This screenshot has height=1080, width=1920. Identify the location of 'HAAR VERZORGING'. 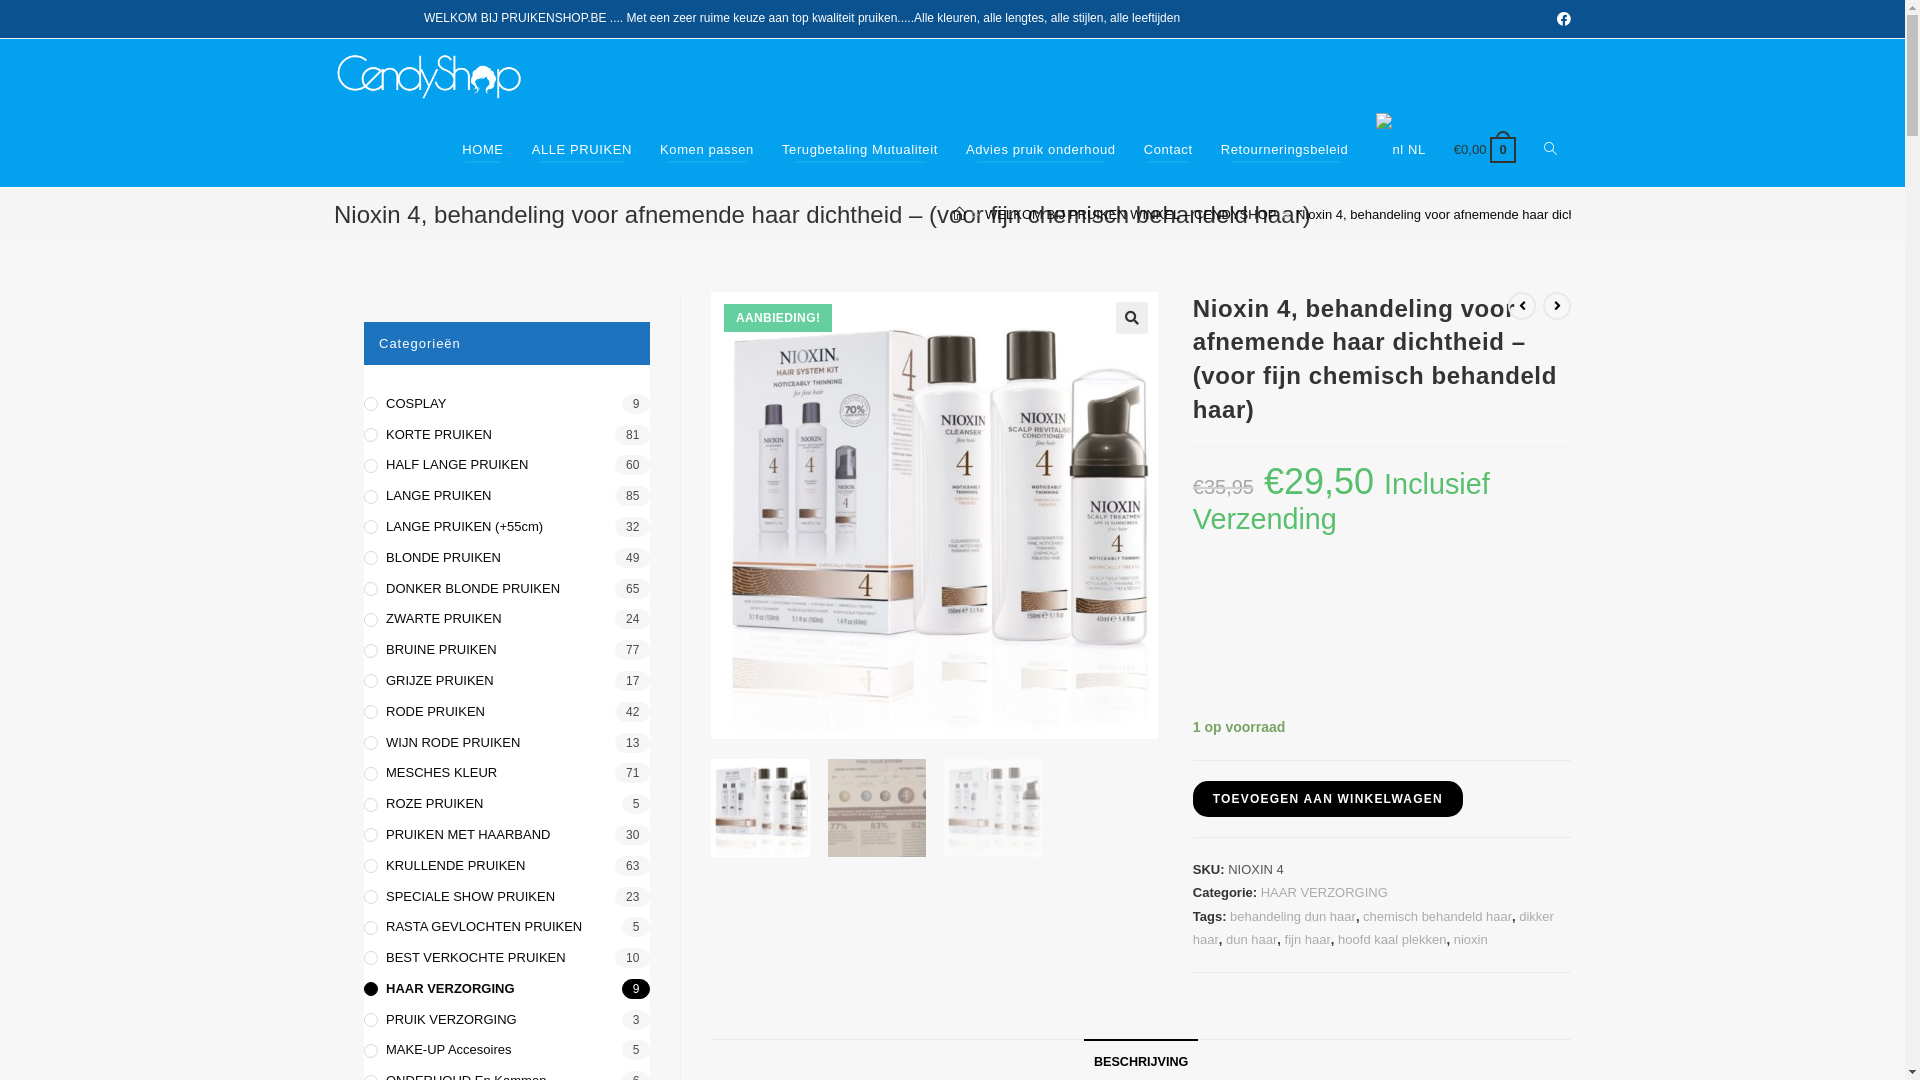
(1324, 891).